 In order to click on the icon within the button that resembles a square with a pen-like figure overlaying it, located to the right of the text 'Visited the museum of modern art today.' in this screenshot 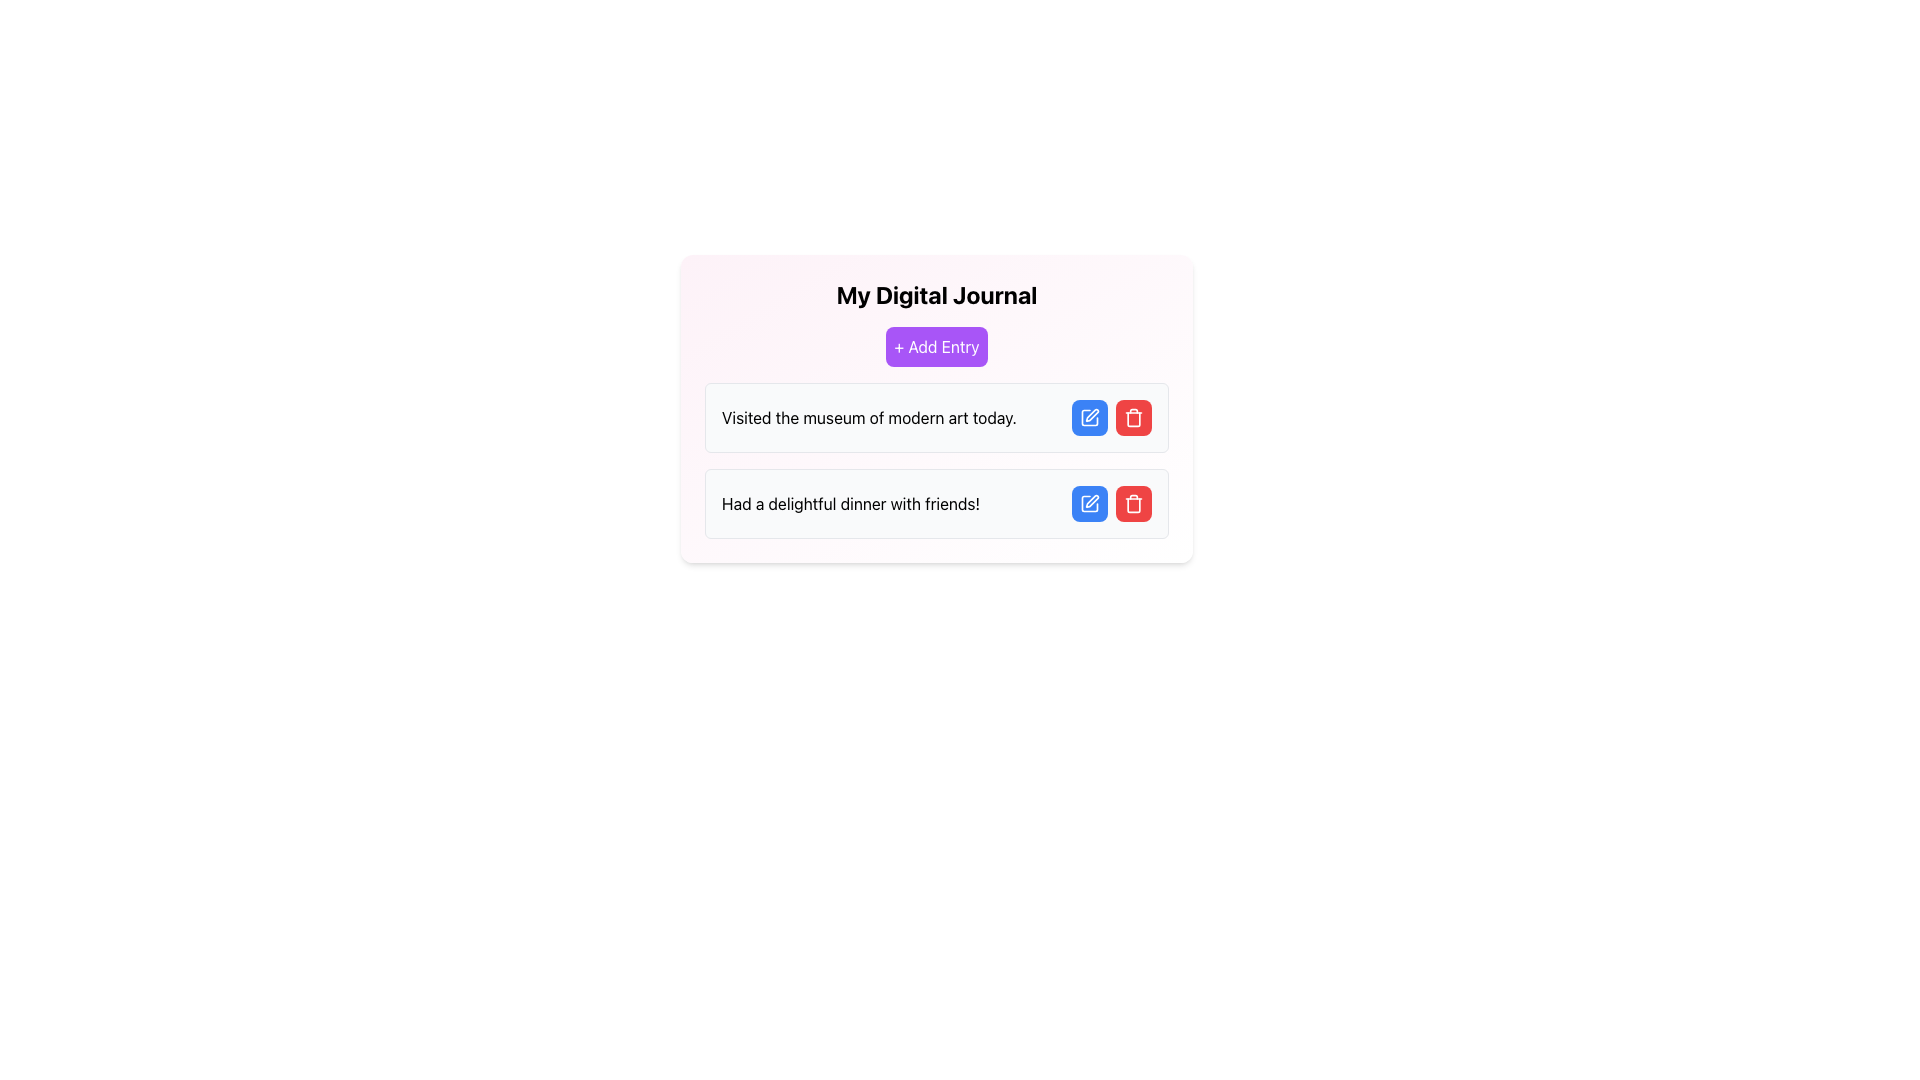, I will do `click(1088, 416)`.